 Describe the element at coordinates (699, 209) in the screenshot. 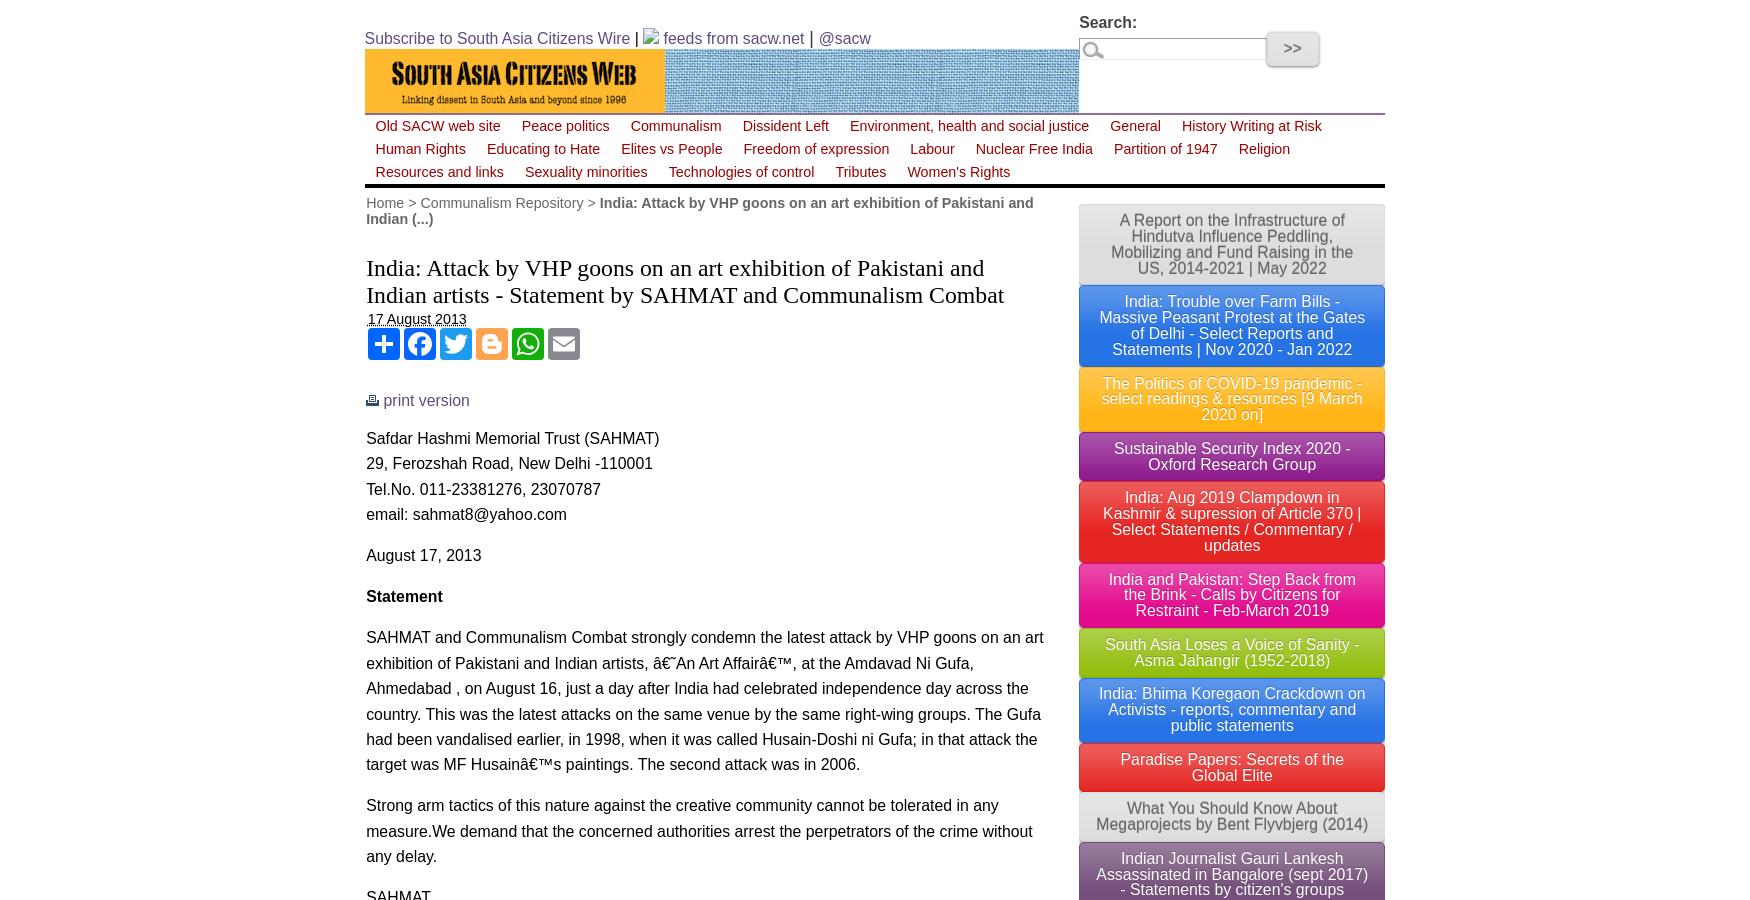

I see `'India: Attack by VHP goons on an art exhibition of Pakistani and Indian (...)'` at that location.